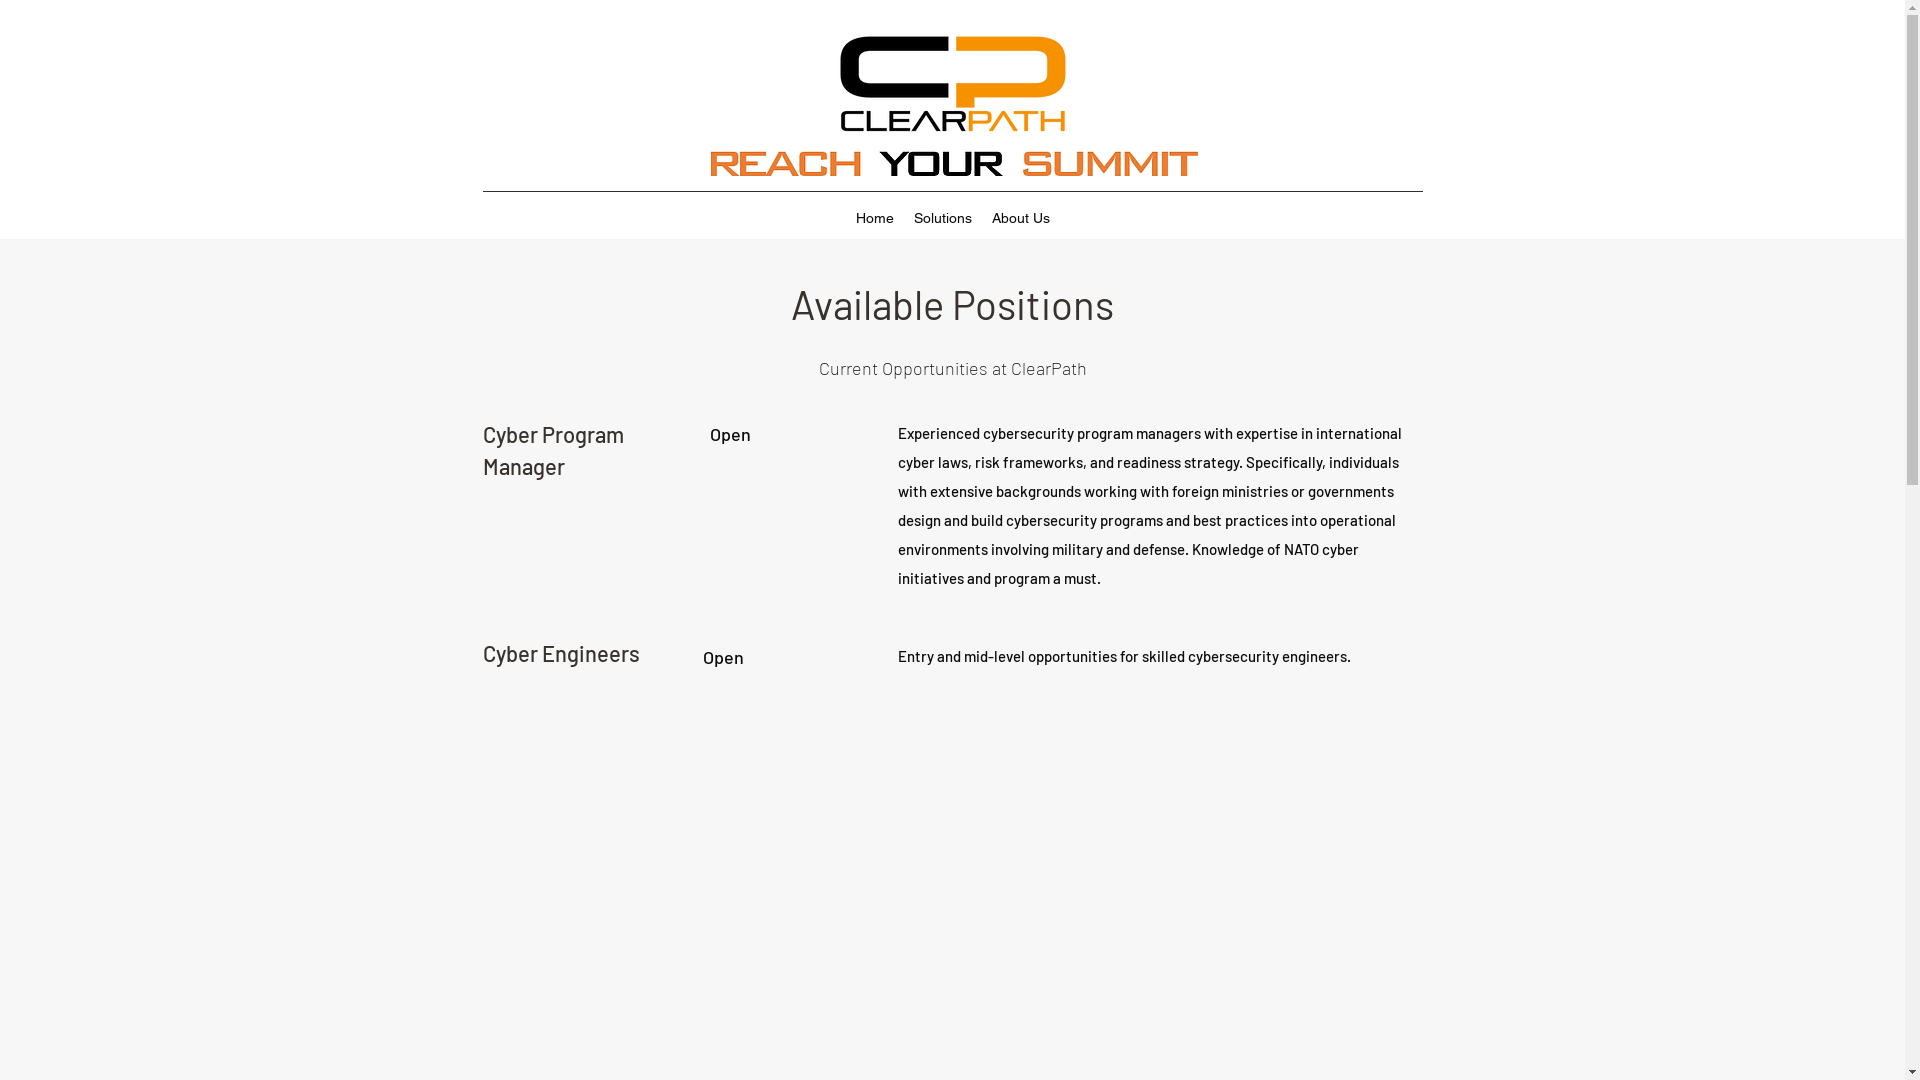  I want to click on 'Home', so click(874, 218).